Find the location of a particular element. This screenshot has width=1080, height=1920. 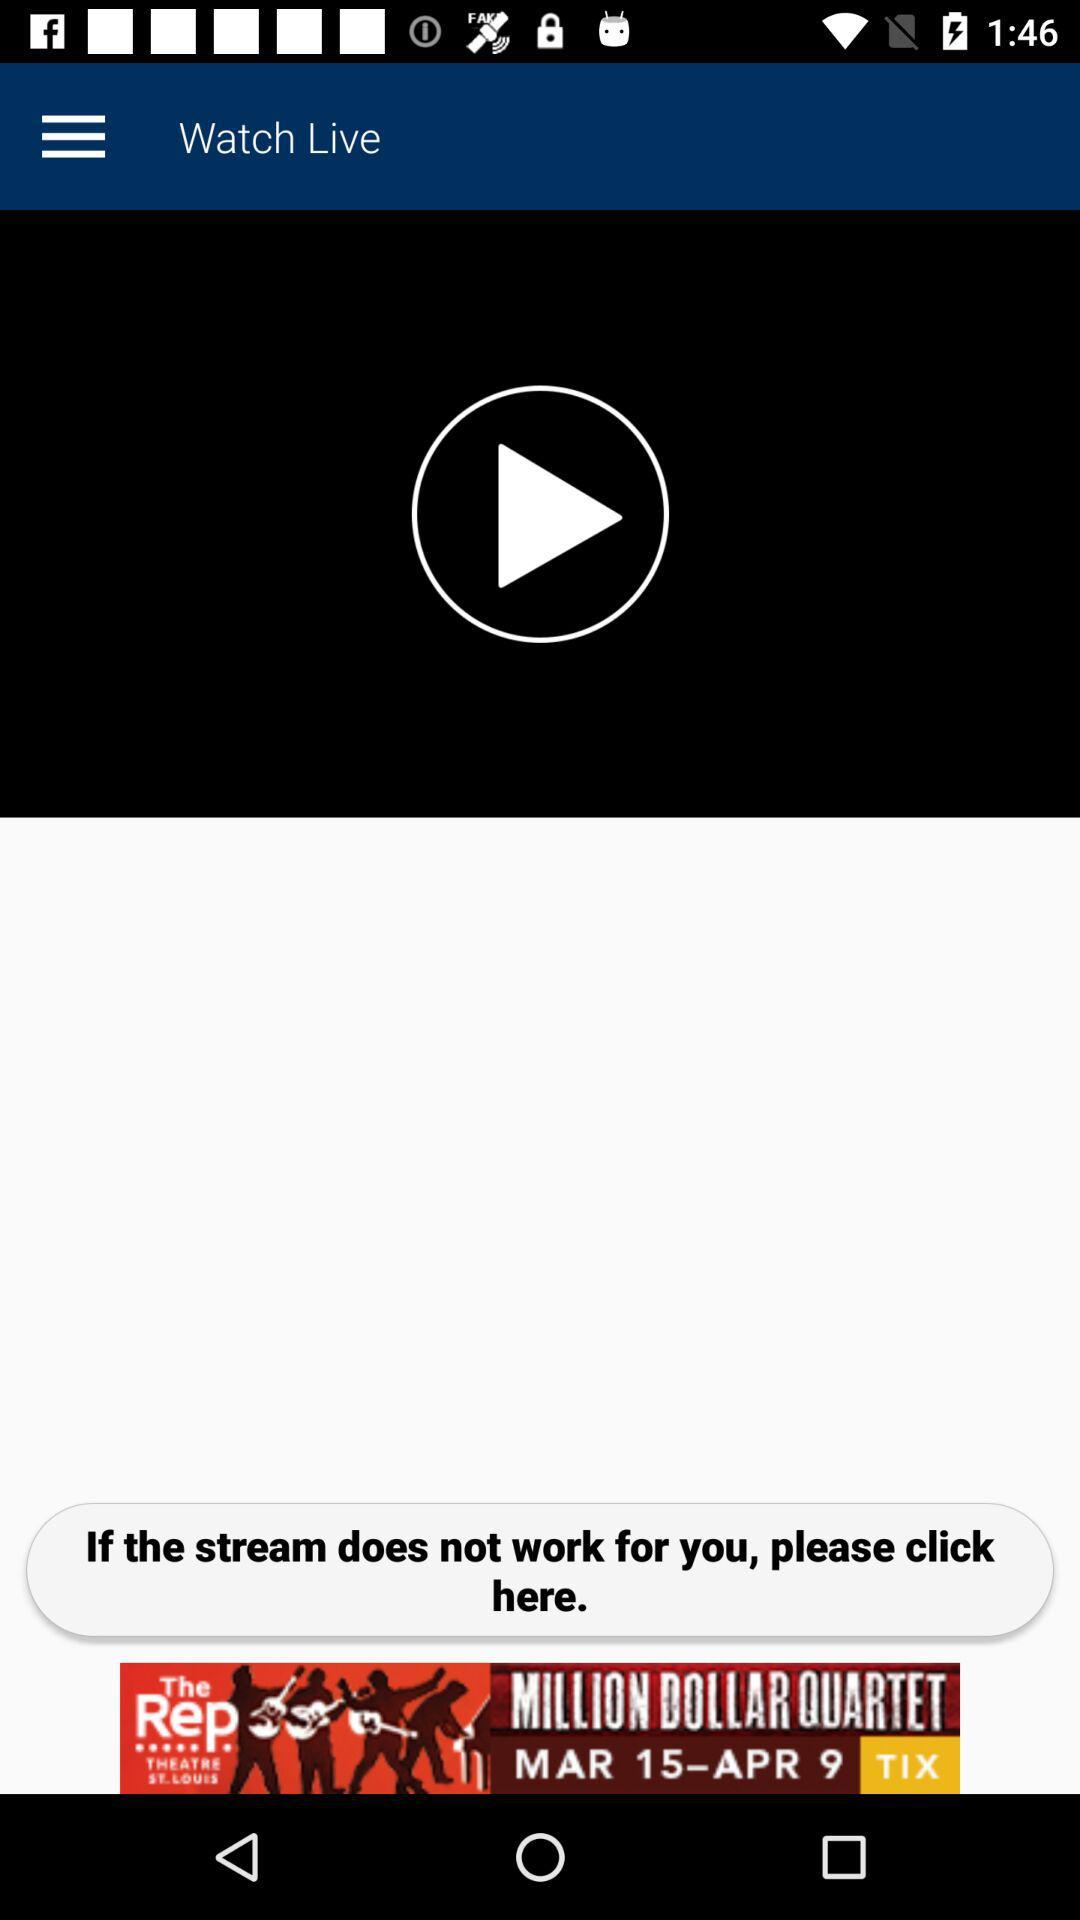

watch the video is located at coordinates (540, 513).